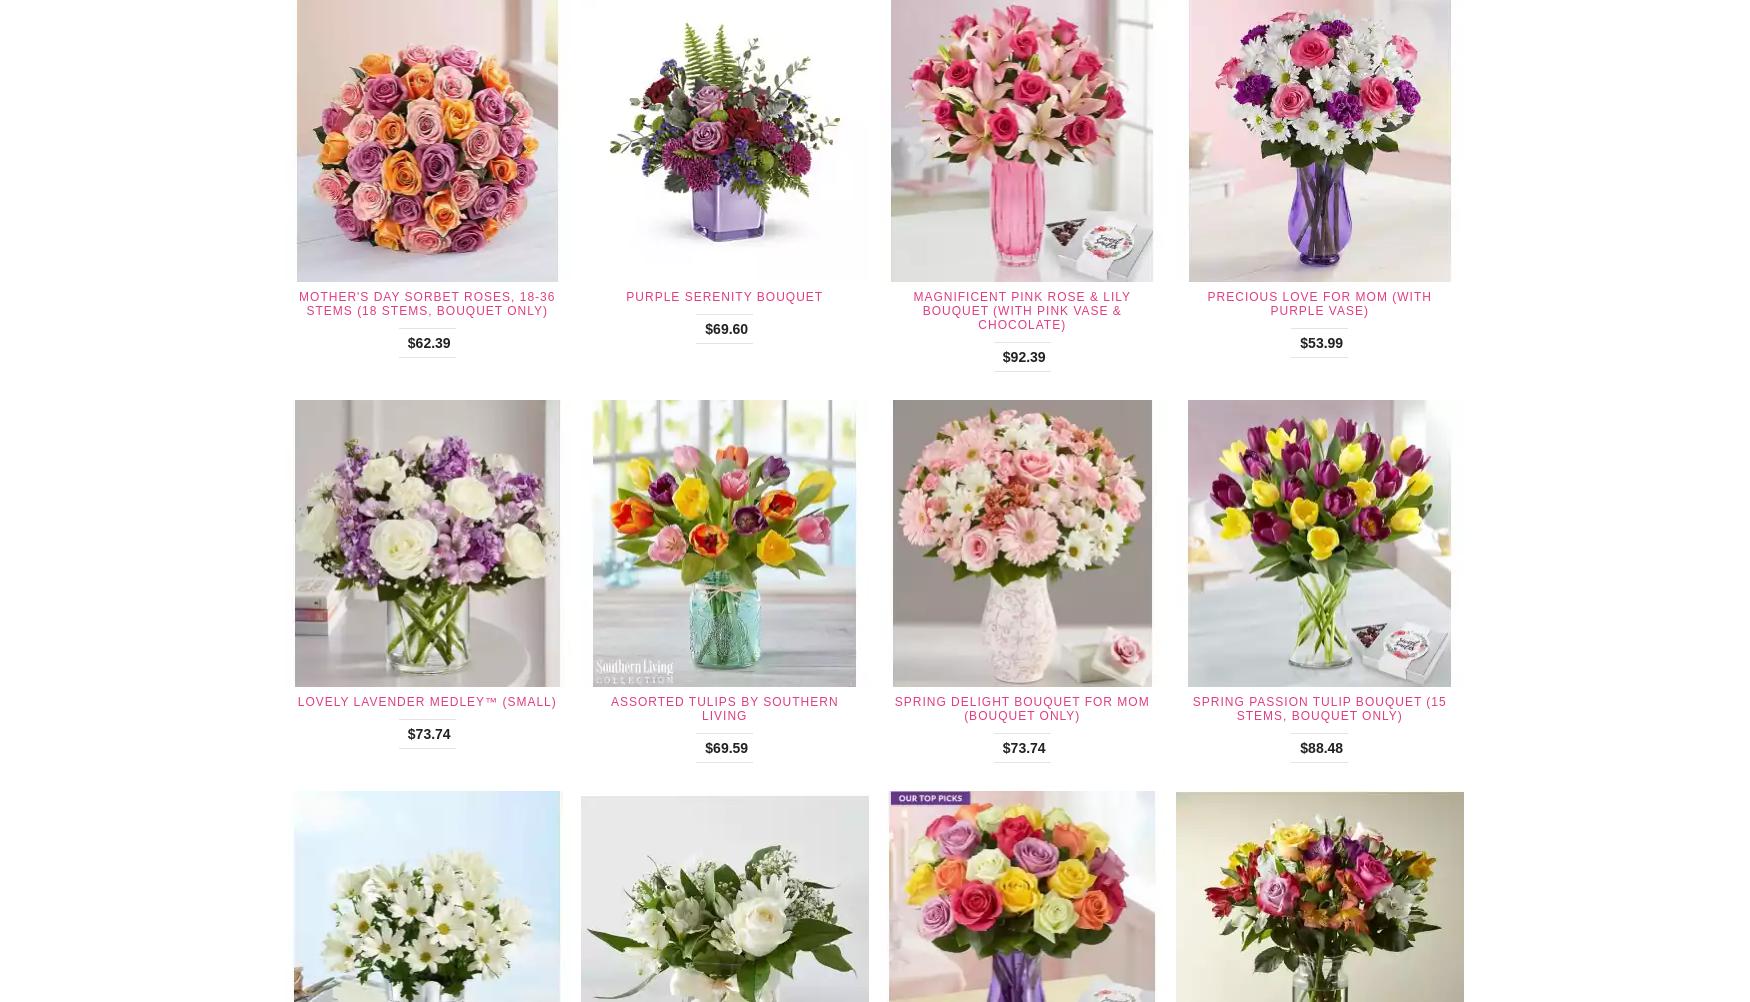 The image size is (1750, 1002). Describe the element at coordinates (1318, 302) in the screenshot. I see `'Precious Love For Mom (with Purple Vase)'` at that location.